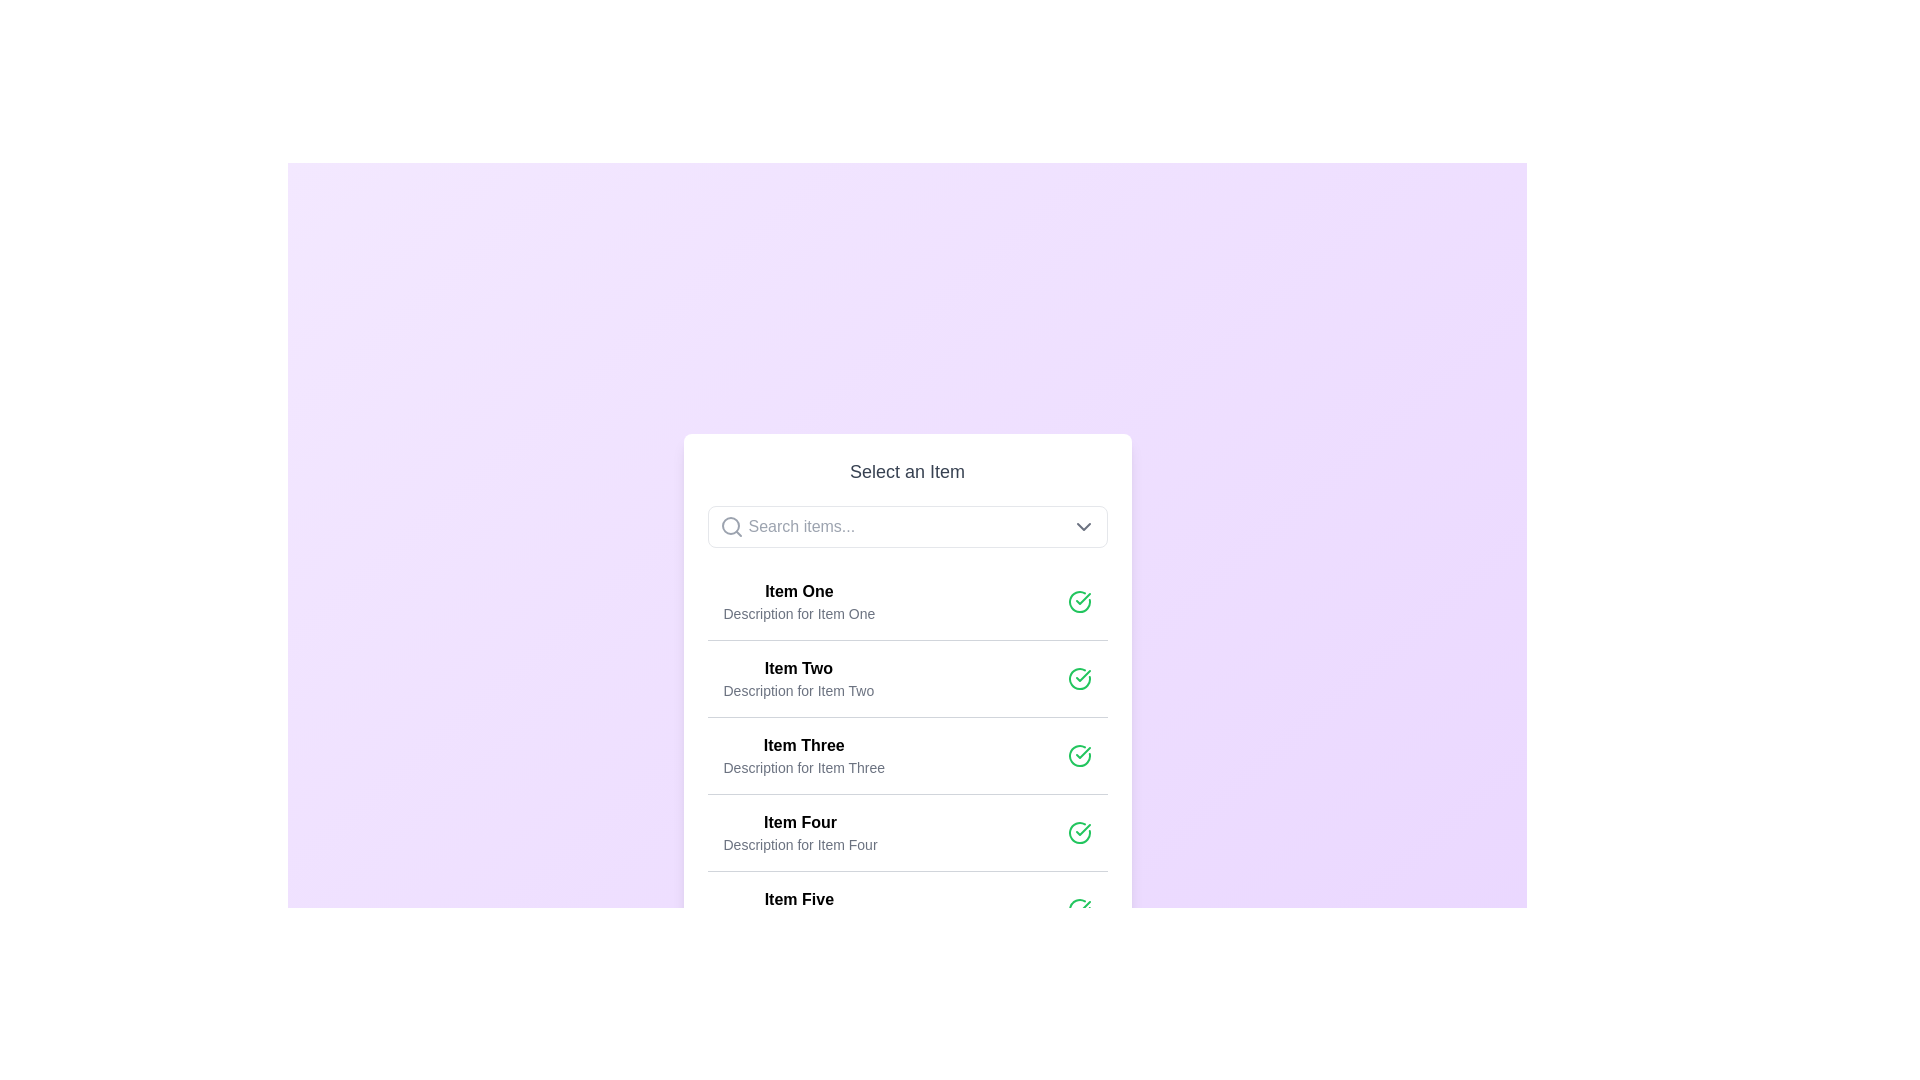 Image resolution: width=1920 pixels, height=1080 pixels. I want to click on the circular part of the magnifying glass icon, which symbolizes the search feature located at the top-left corner of the search bar, so click(729, 524).